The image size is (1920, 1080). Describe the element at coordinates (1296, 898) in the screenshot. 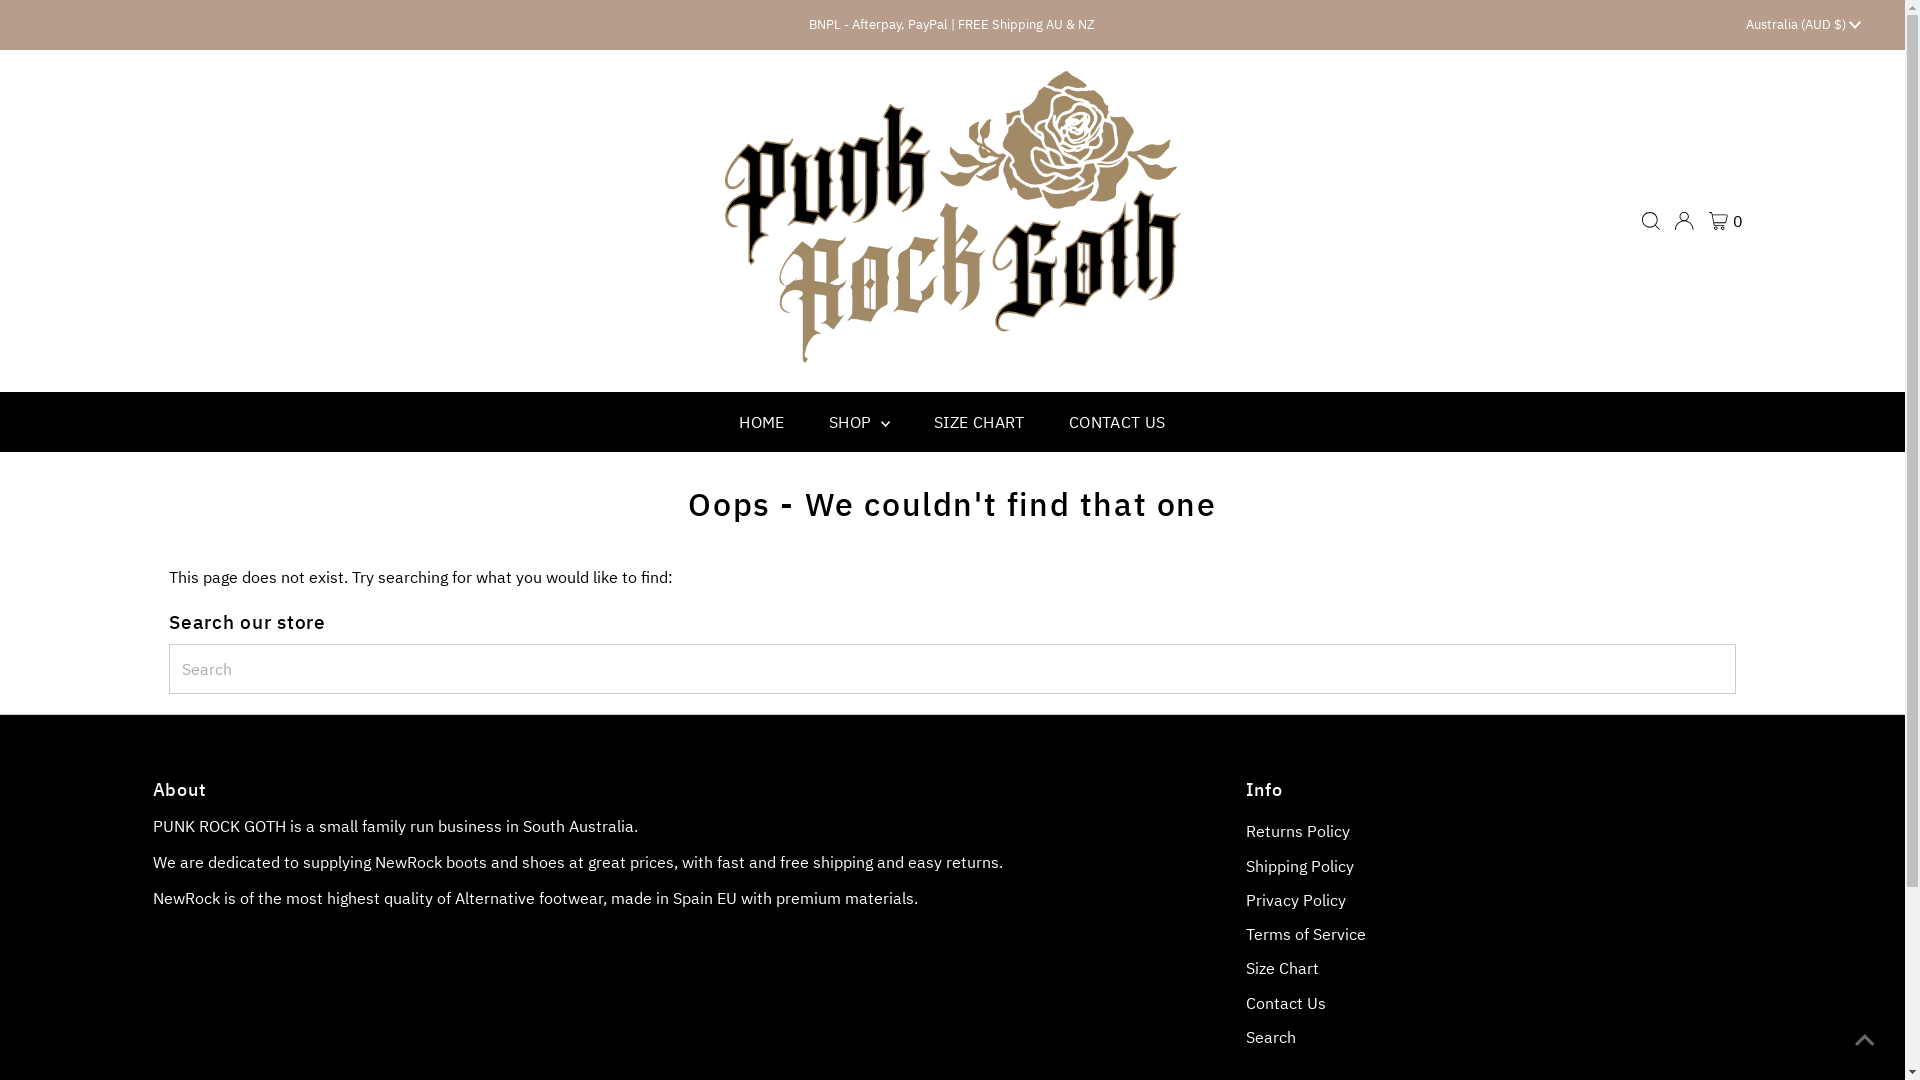

I see `'Privacy Policy'` at that location.